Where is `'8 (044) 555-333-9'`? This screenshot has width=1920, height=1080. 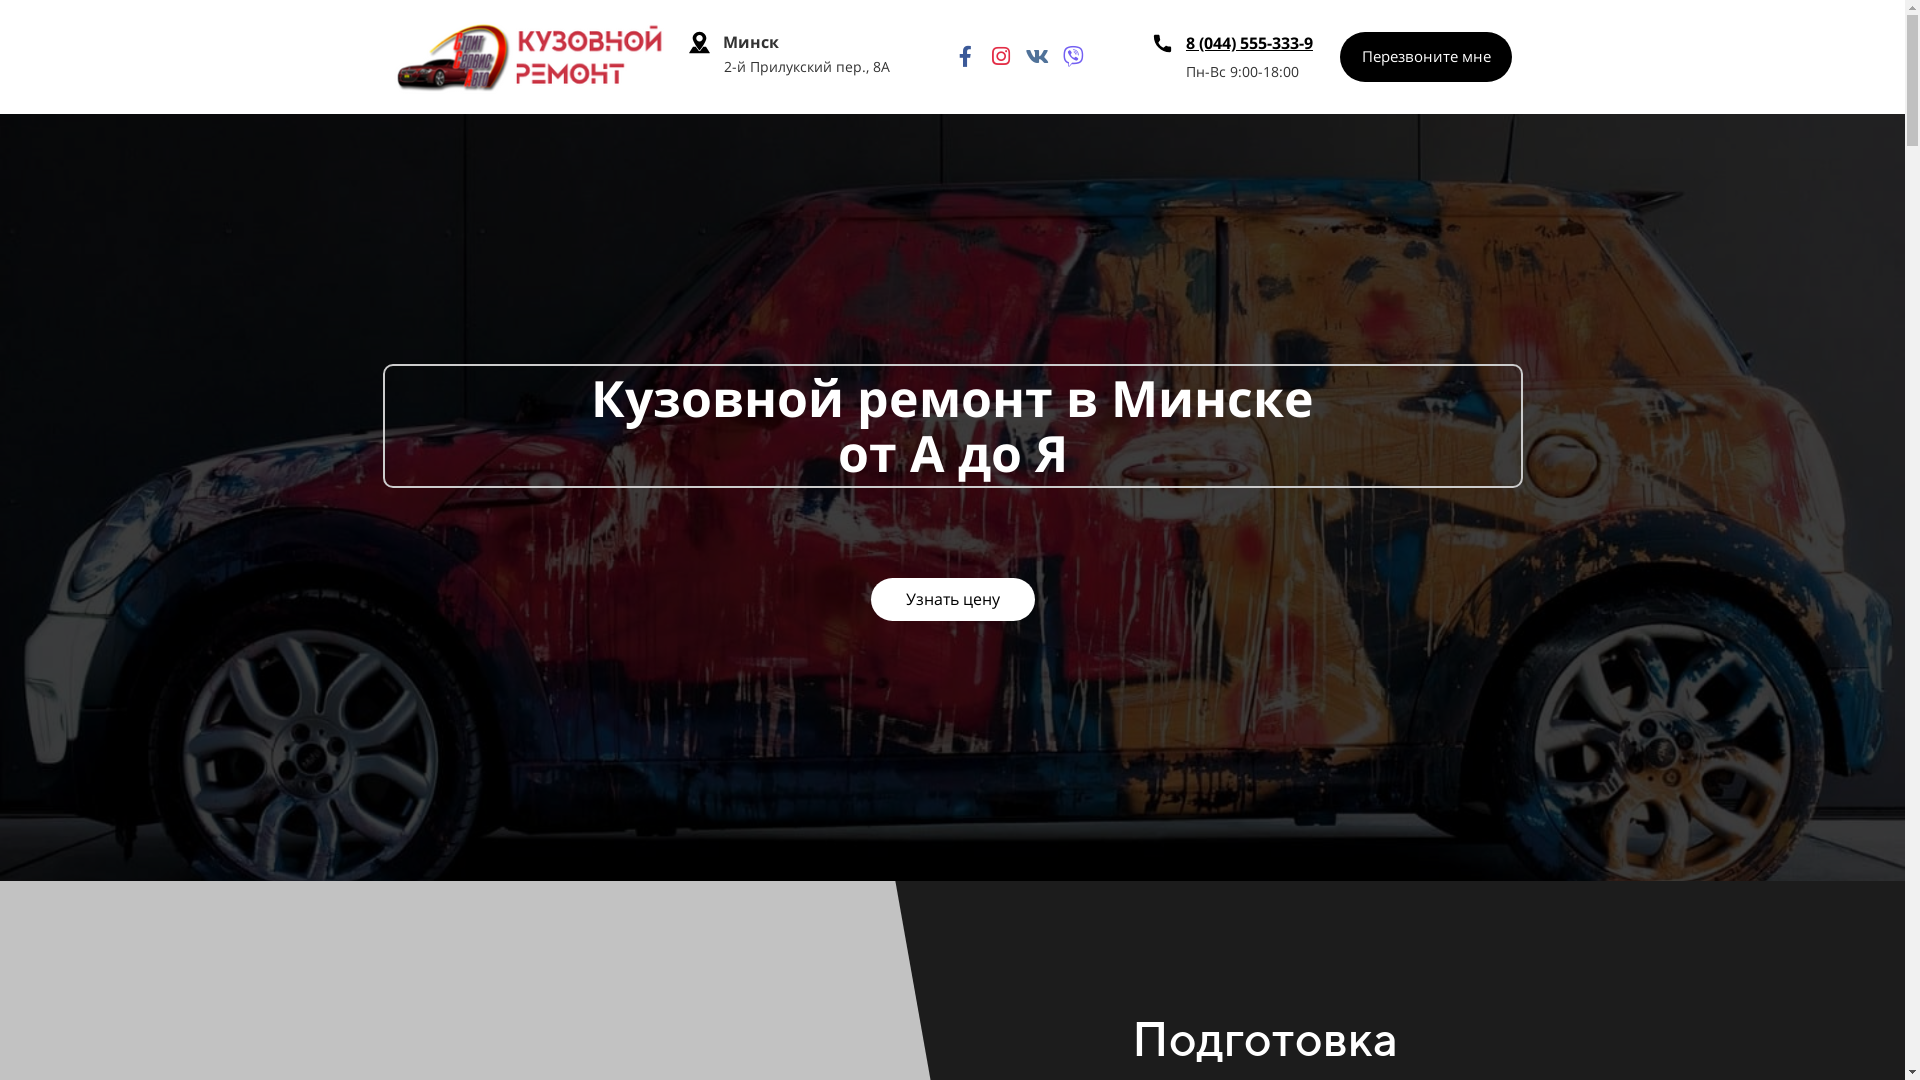
'8 (044) 555-333-9' is located at coordinates (1248, 42).